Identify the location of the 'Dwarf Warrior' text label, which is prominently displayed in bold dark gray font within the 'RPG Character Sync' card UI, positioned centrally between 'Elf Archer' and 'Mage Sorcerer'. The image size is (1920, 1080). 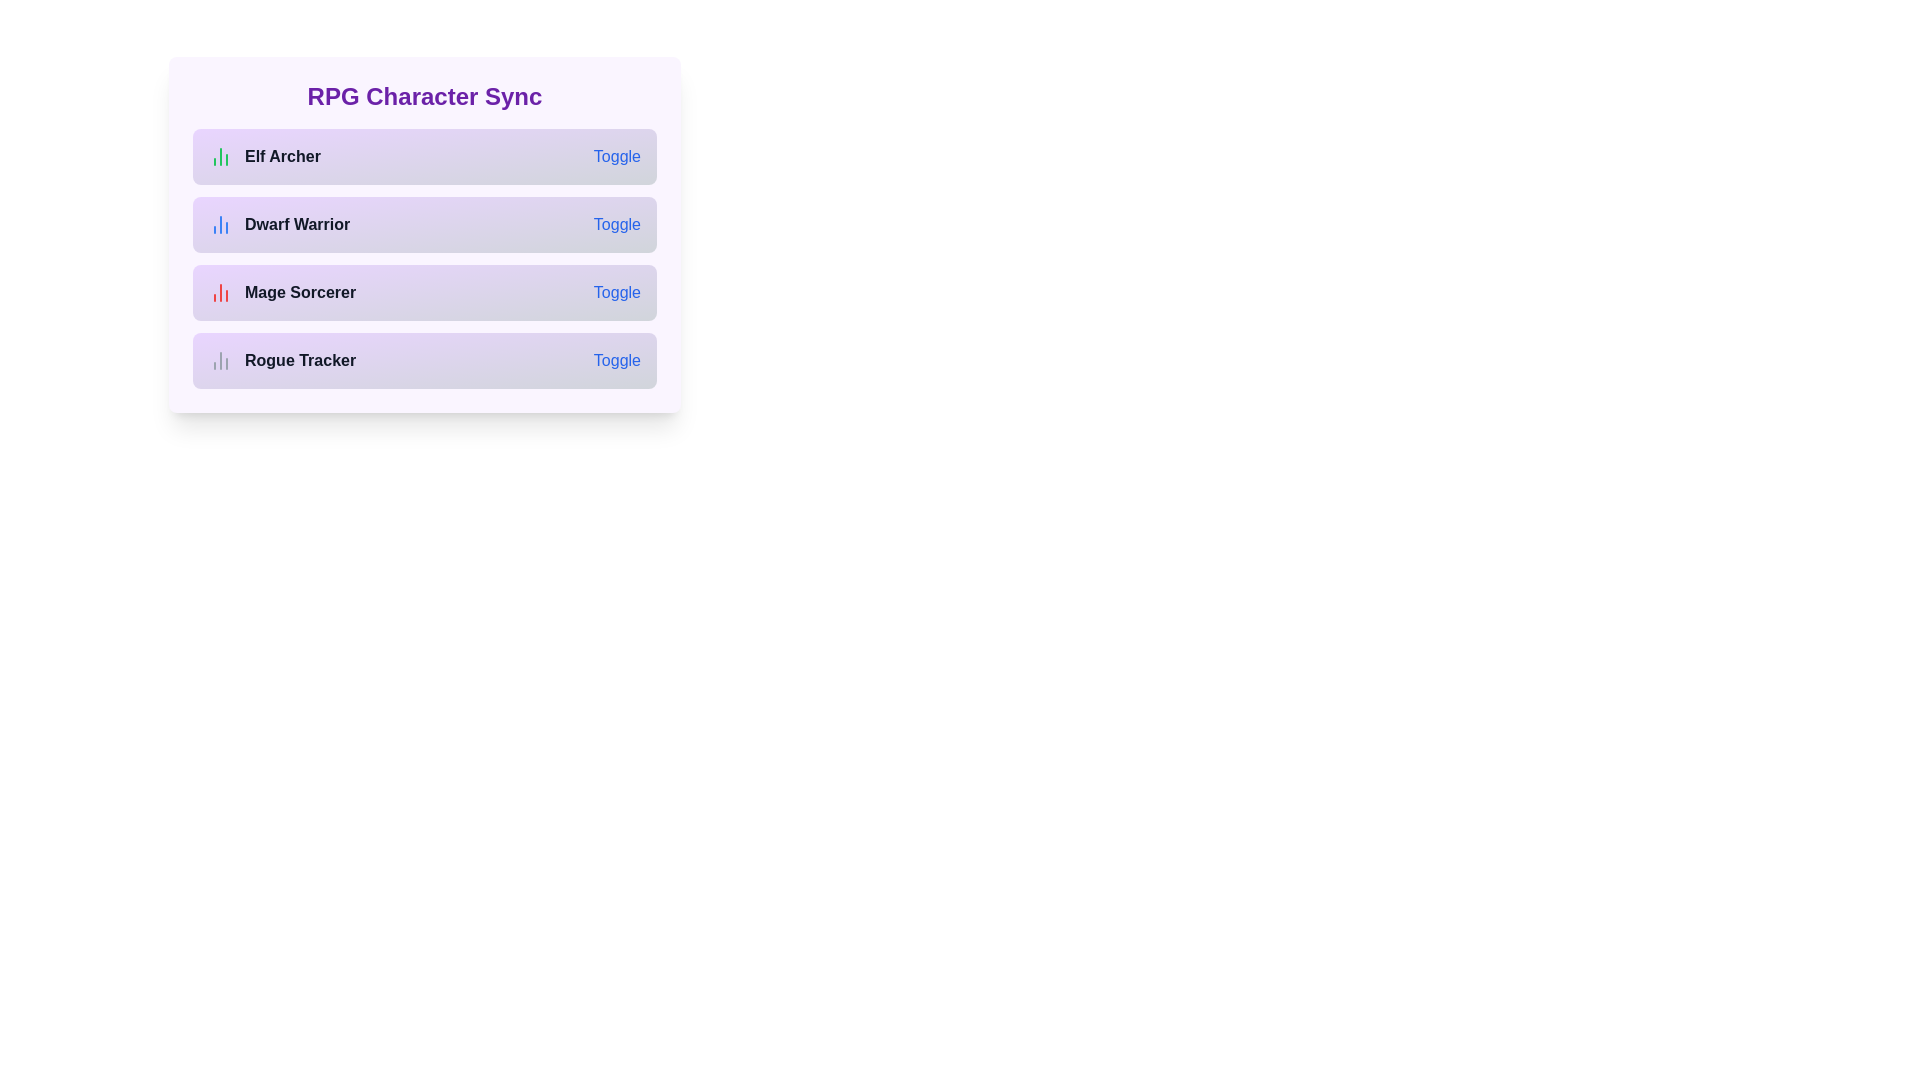
(296, 224).